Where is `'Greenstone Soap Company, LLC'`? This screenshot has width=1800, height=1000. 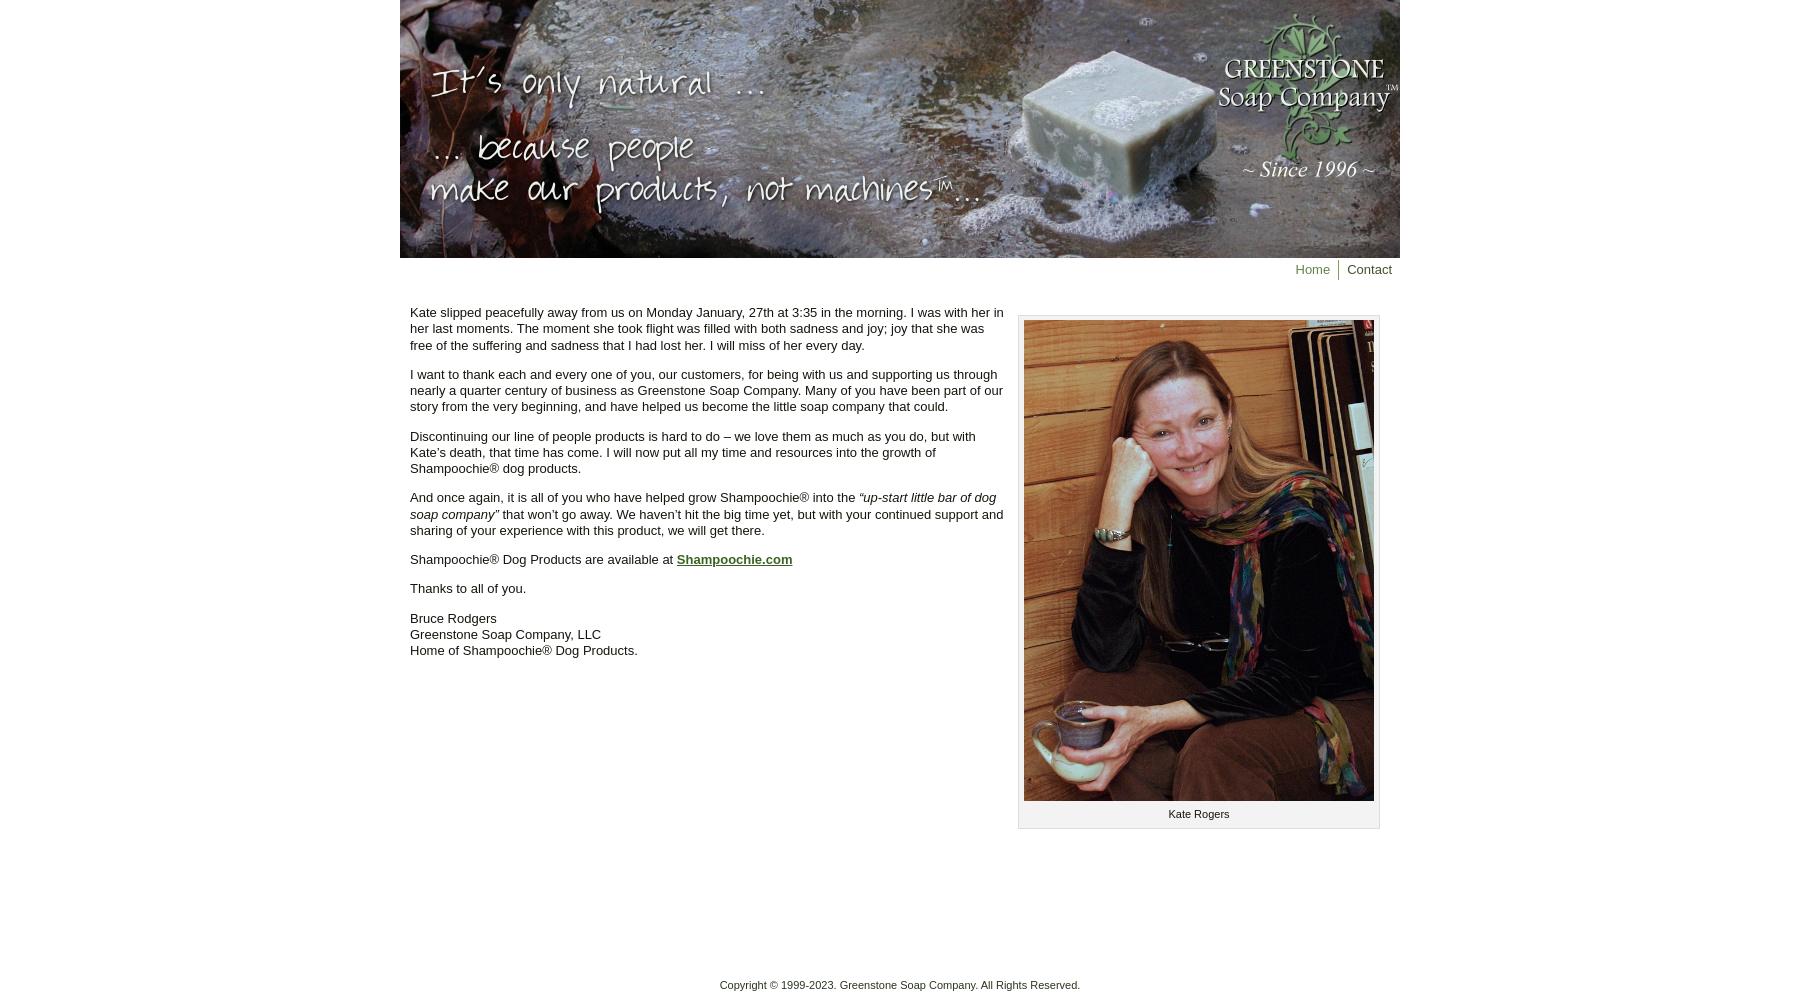 'Greenstone Soap Company, LLC' is located at coordinates (504, 633).